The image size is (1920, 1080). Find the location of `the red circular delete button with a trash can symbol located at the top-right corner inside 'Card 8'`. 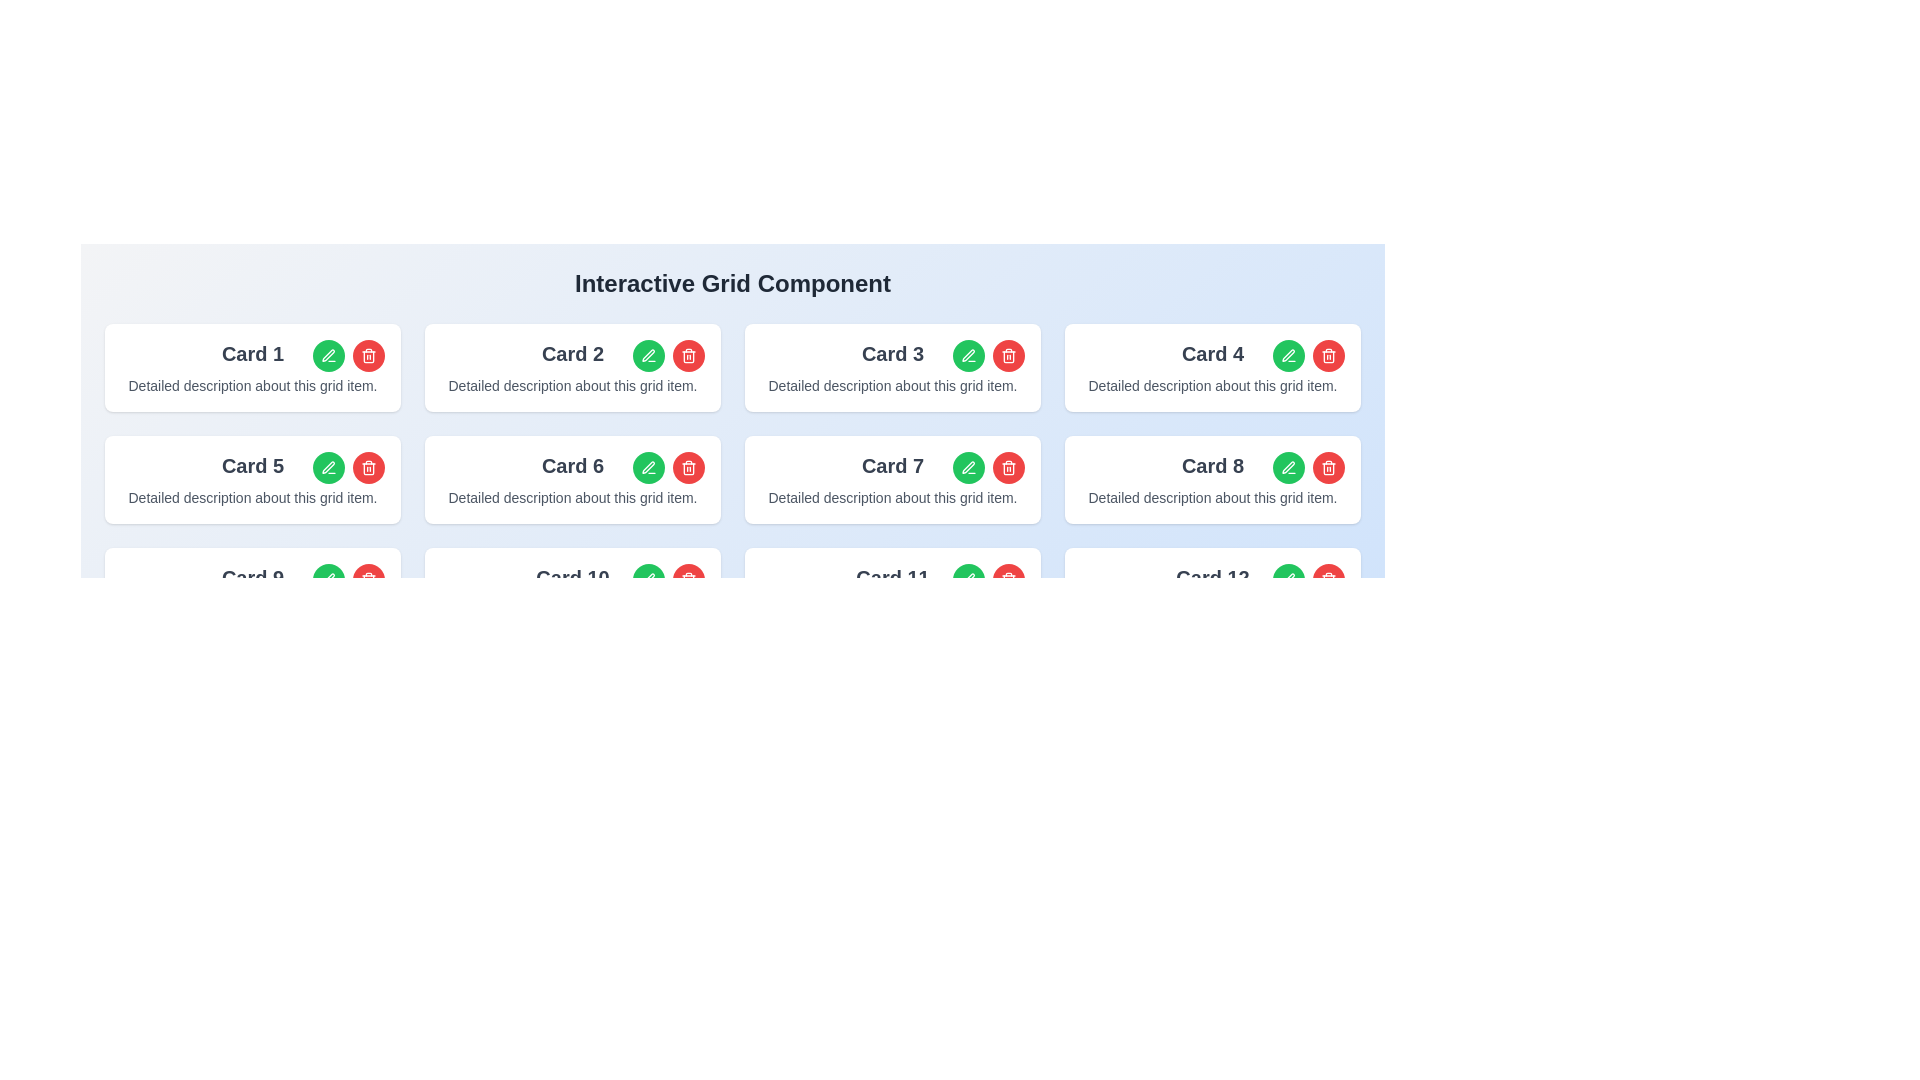

the red circular delete button with a trash can symbol located at the top-right corner inside 'Card 8' is located at coordinates (1309, 467).